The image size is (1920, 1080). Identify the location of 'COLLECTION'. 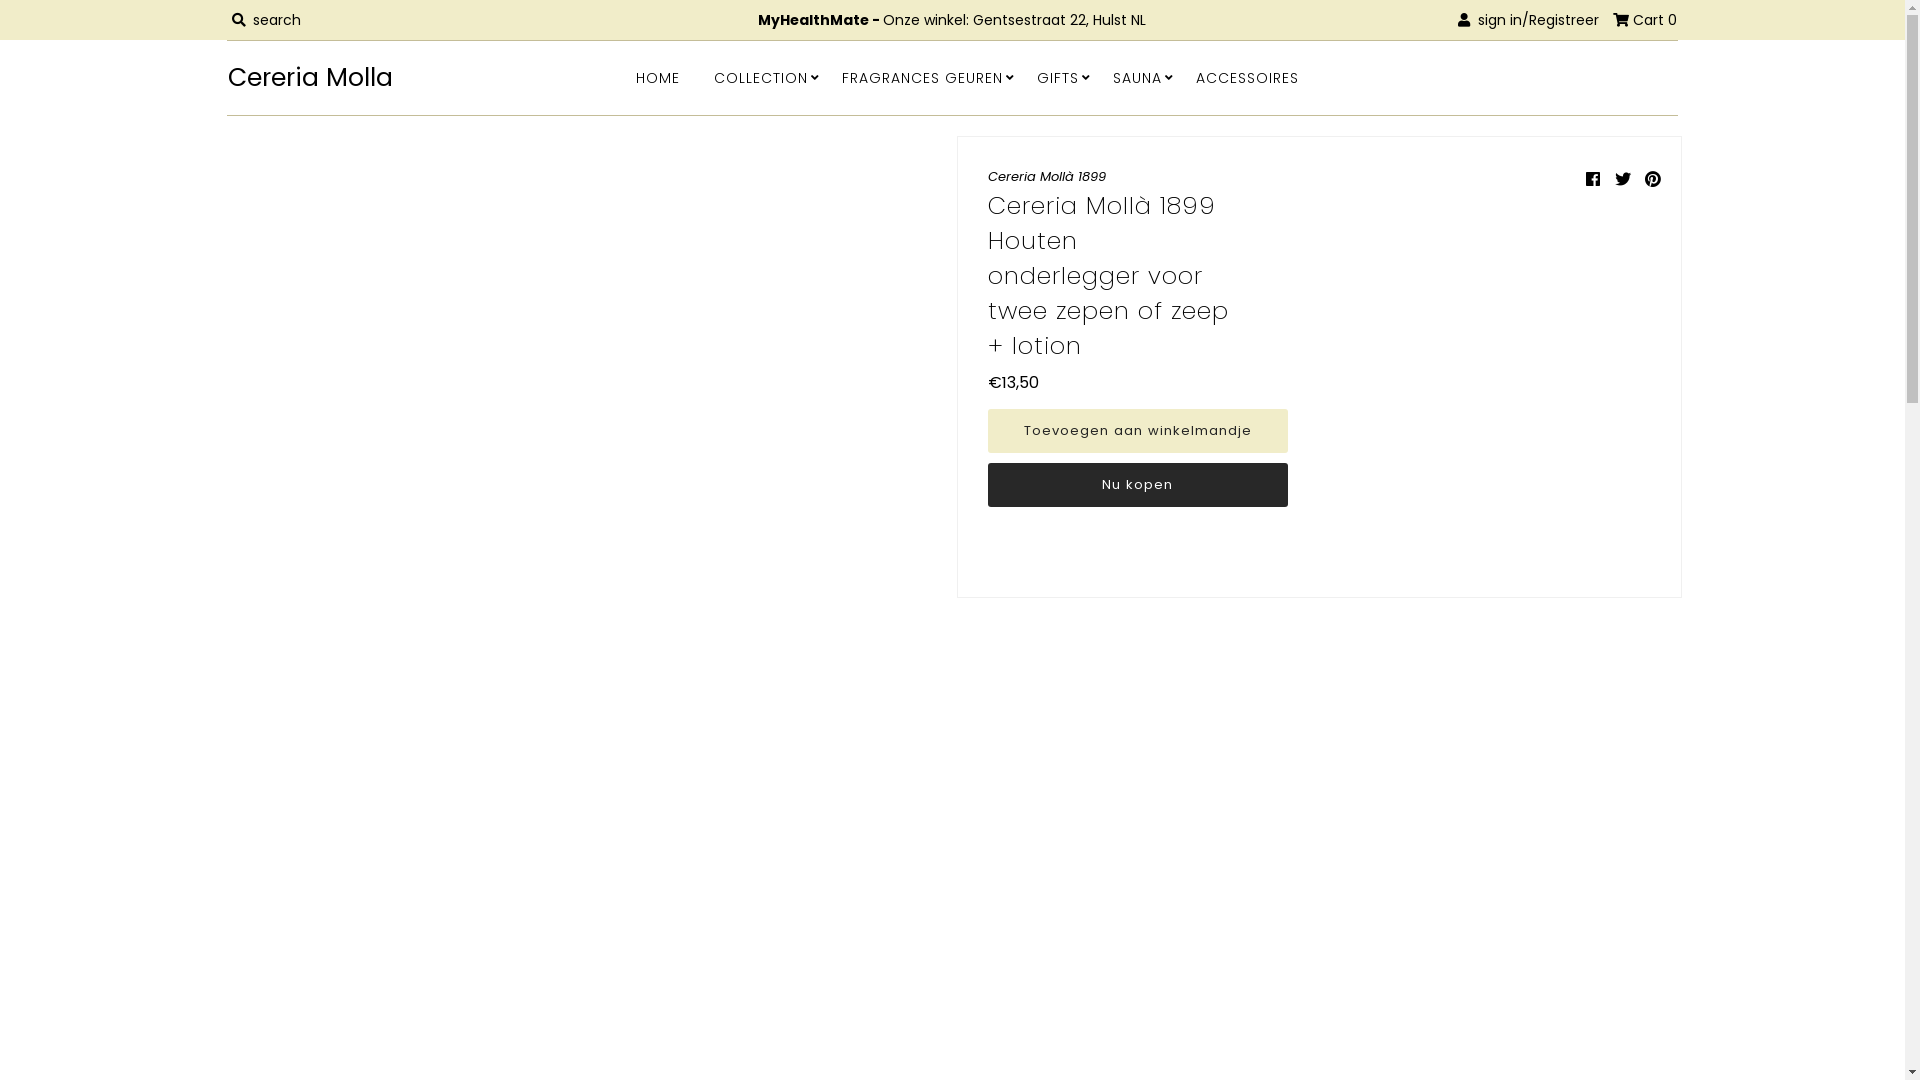
(760, 76).